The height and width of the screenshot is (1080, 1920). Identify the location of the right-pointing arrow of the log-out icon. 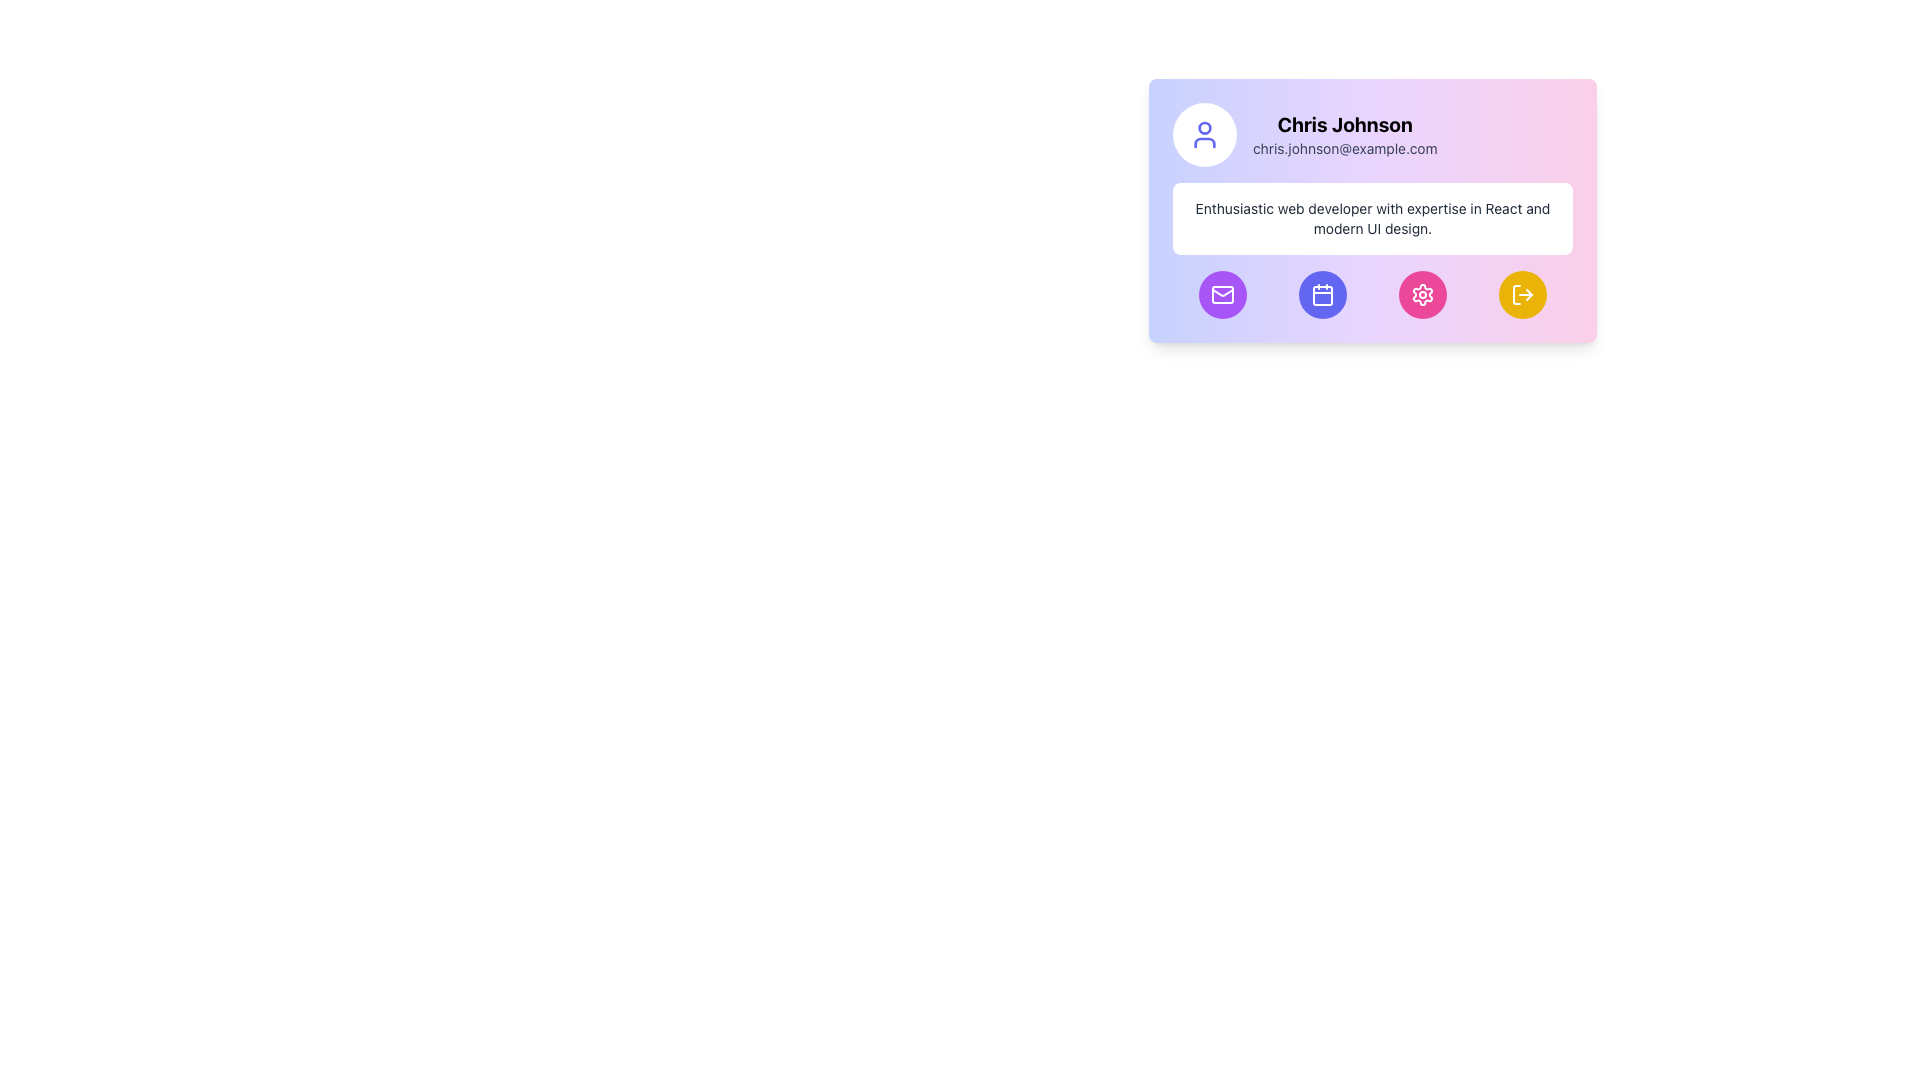
(1528, 294).